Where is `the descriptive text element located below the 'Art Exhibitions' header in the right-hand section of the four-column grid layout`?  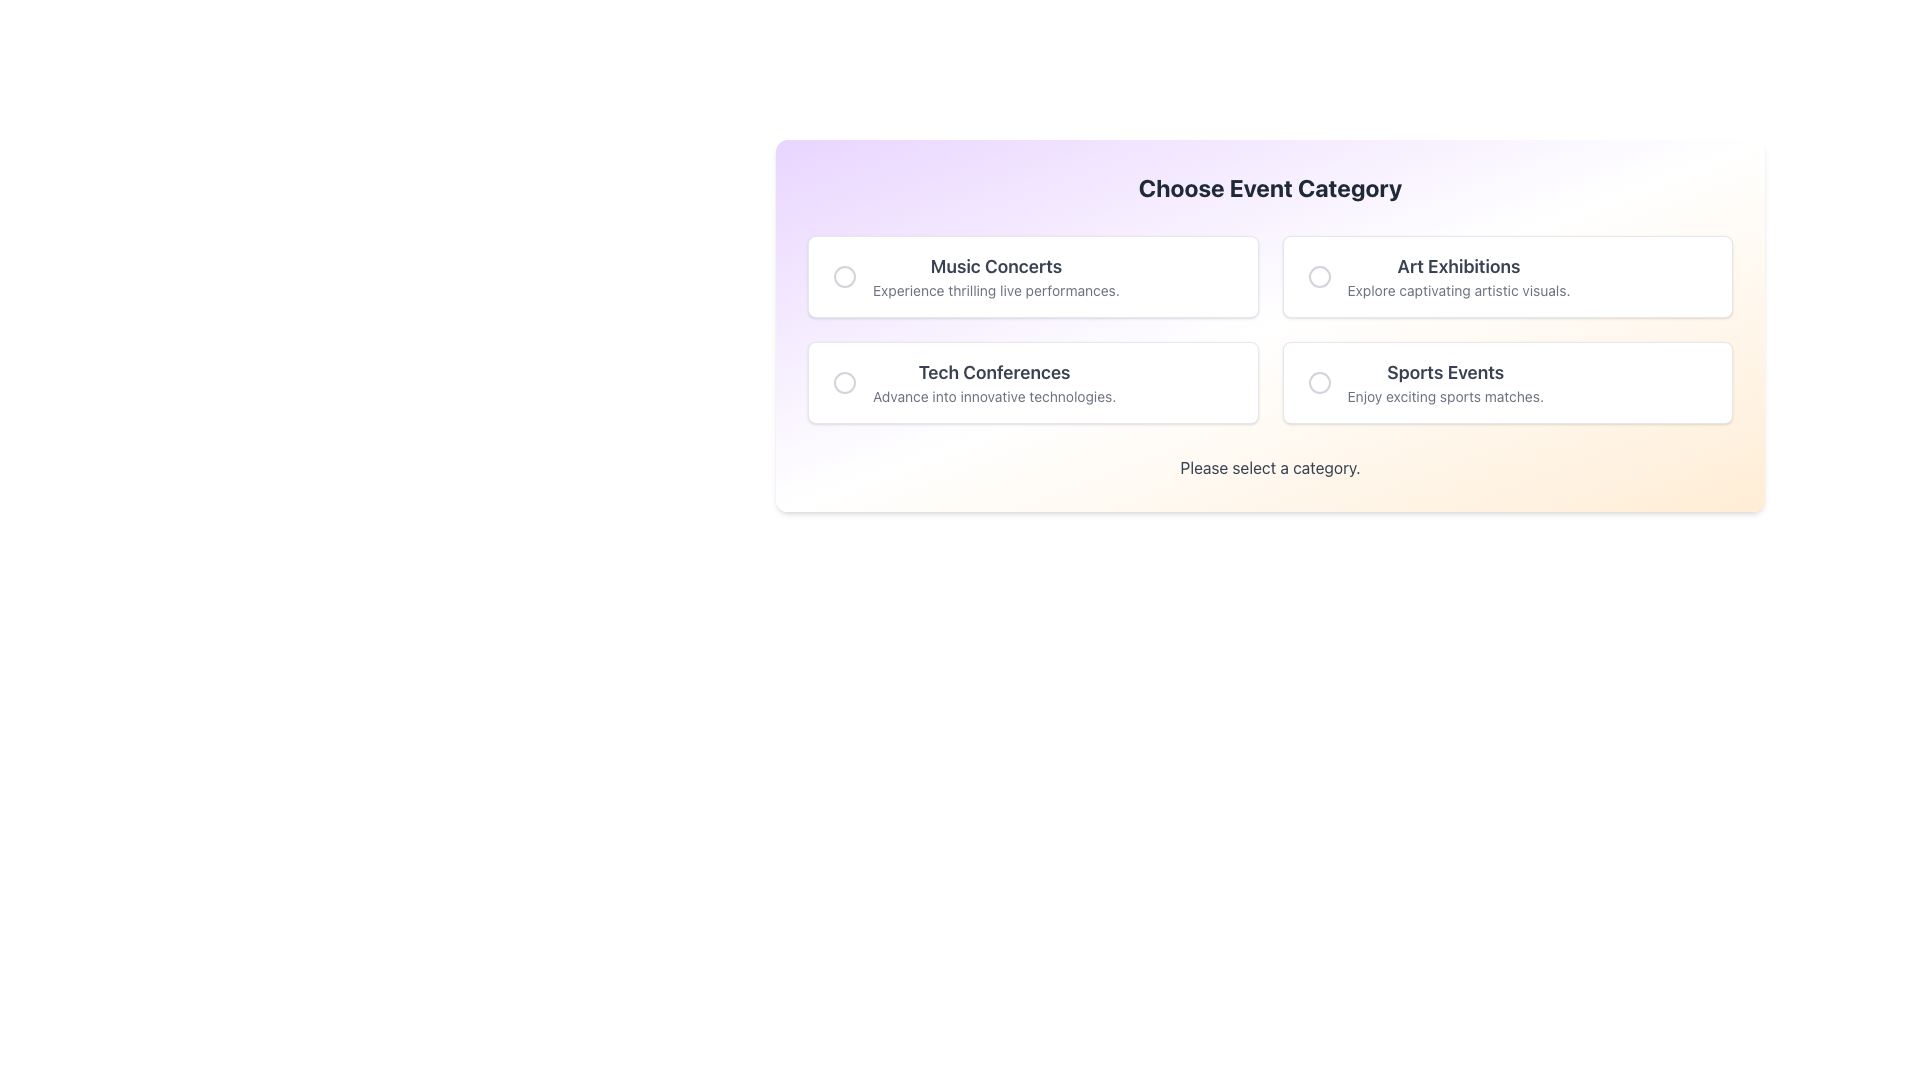 the descriptive text element located below the 'Art Exhibitions' header in the right-hand section of the four-column grid layout is located at coordinates (1459, 290).